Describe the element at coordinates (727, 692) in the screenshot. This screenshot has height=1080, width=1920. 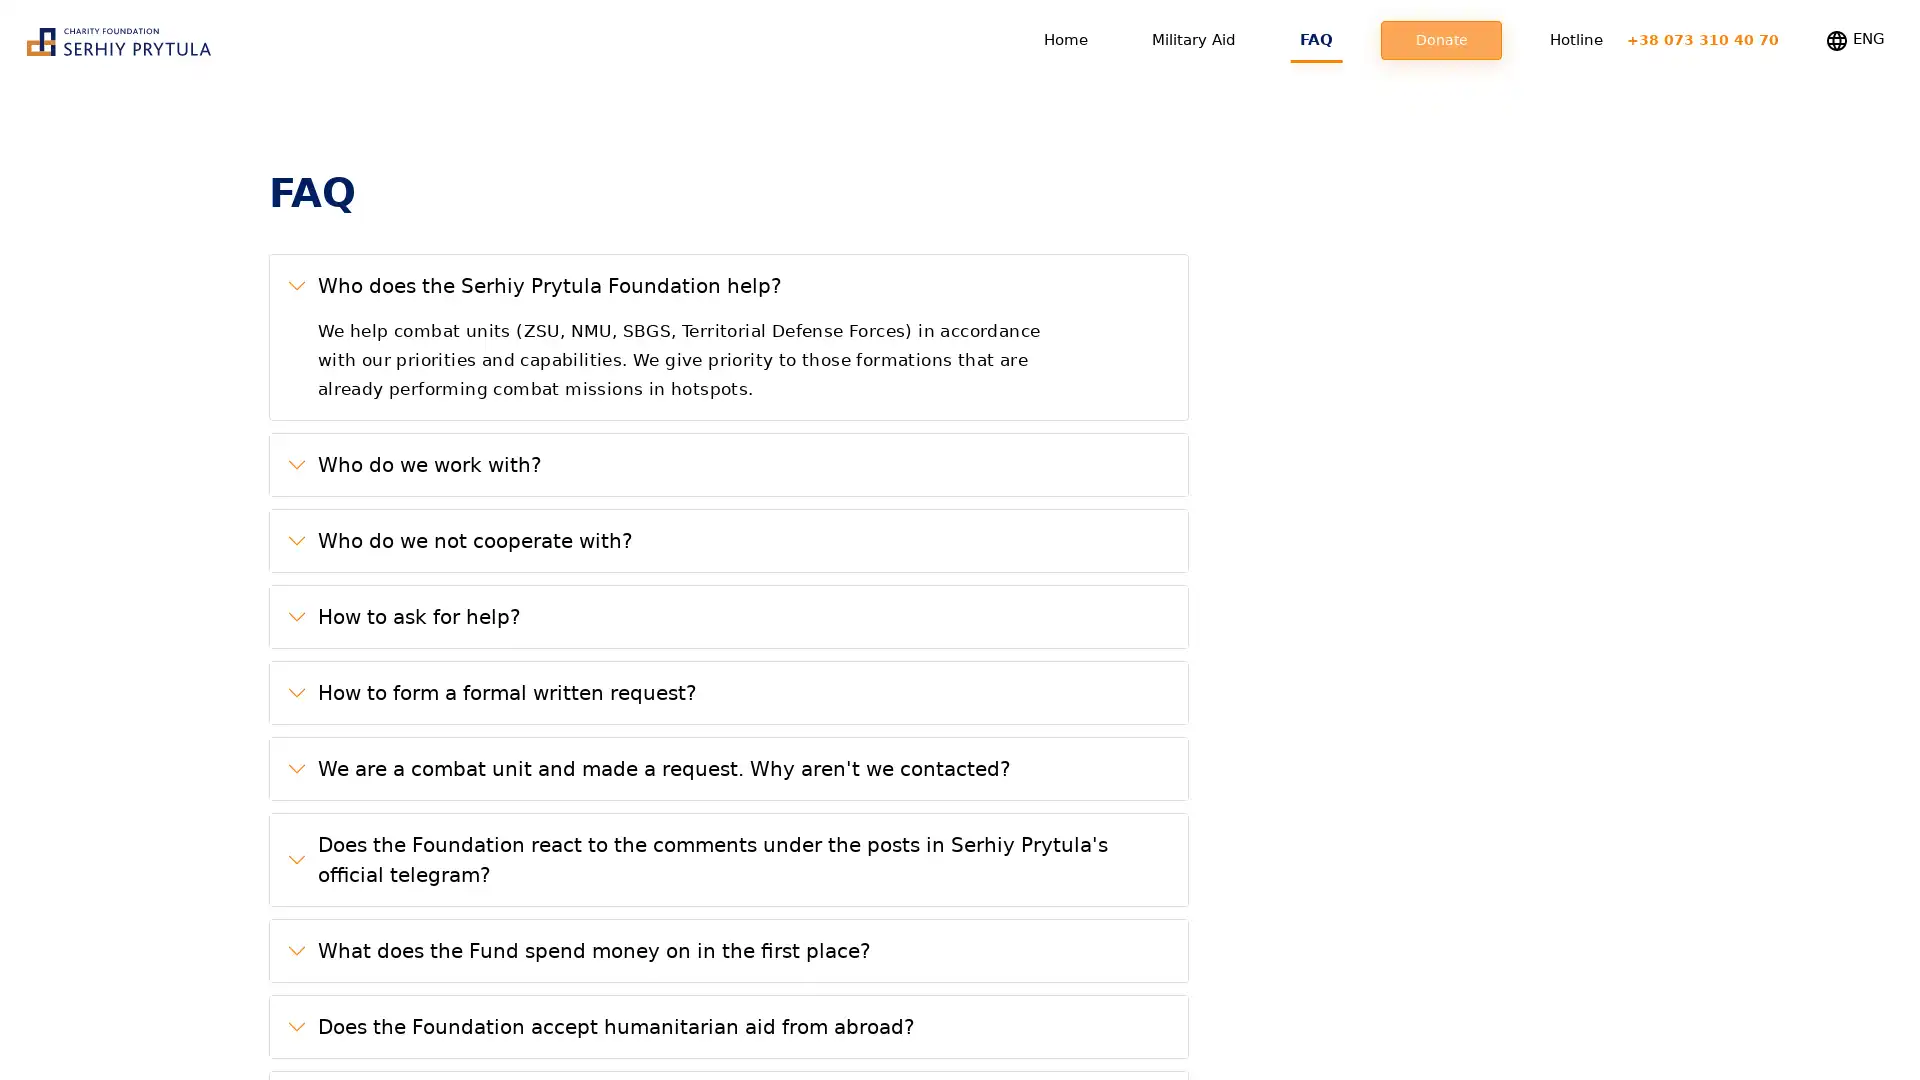
I see `How to form a formal written request?` at that location.